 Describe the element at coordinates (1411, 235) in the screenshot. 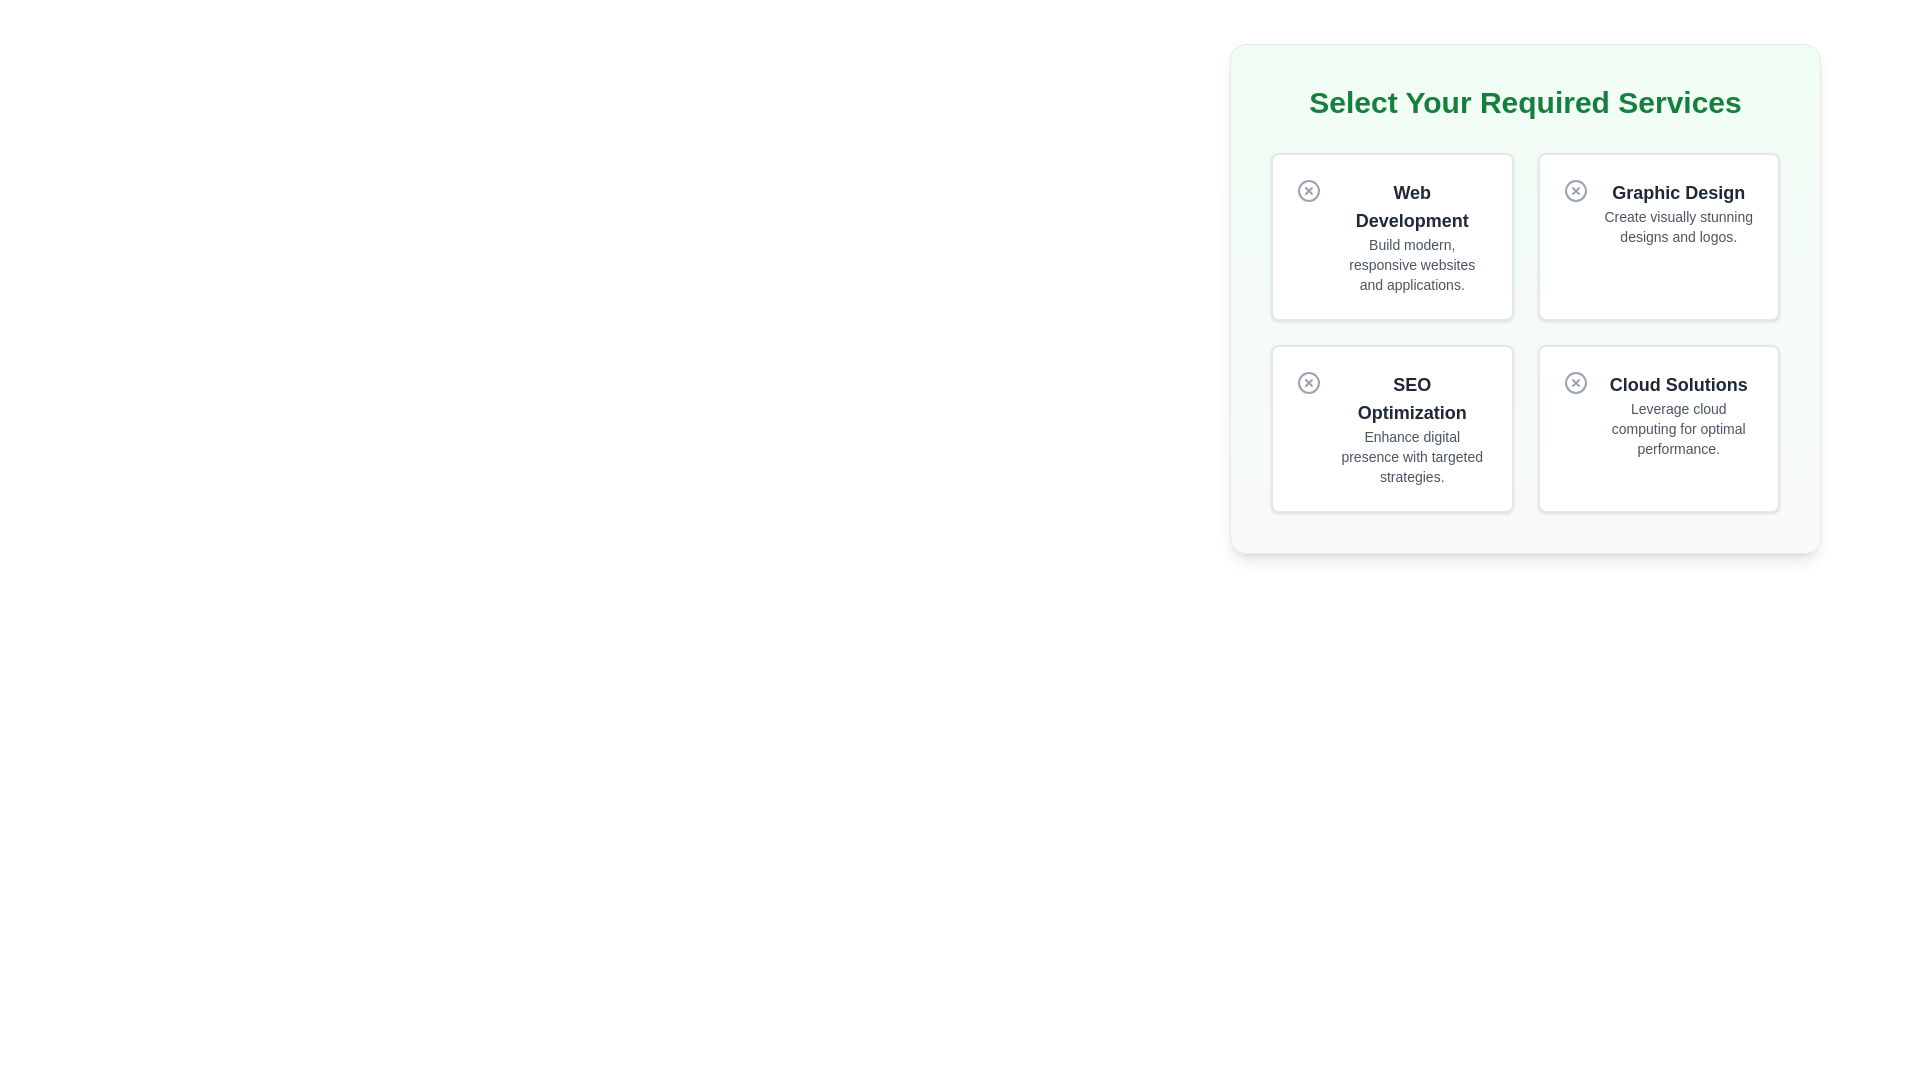

I see `the textual details of the top-left informational card labeled 'Web Development Services' within the 'Select Your Required Services' grid layout` at that location.